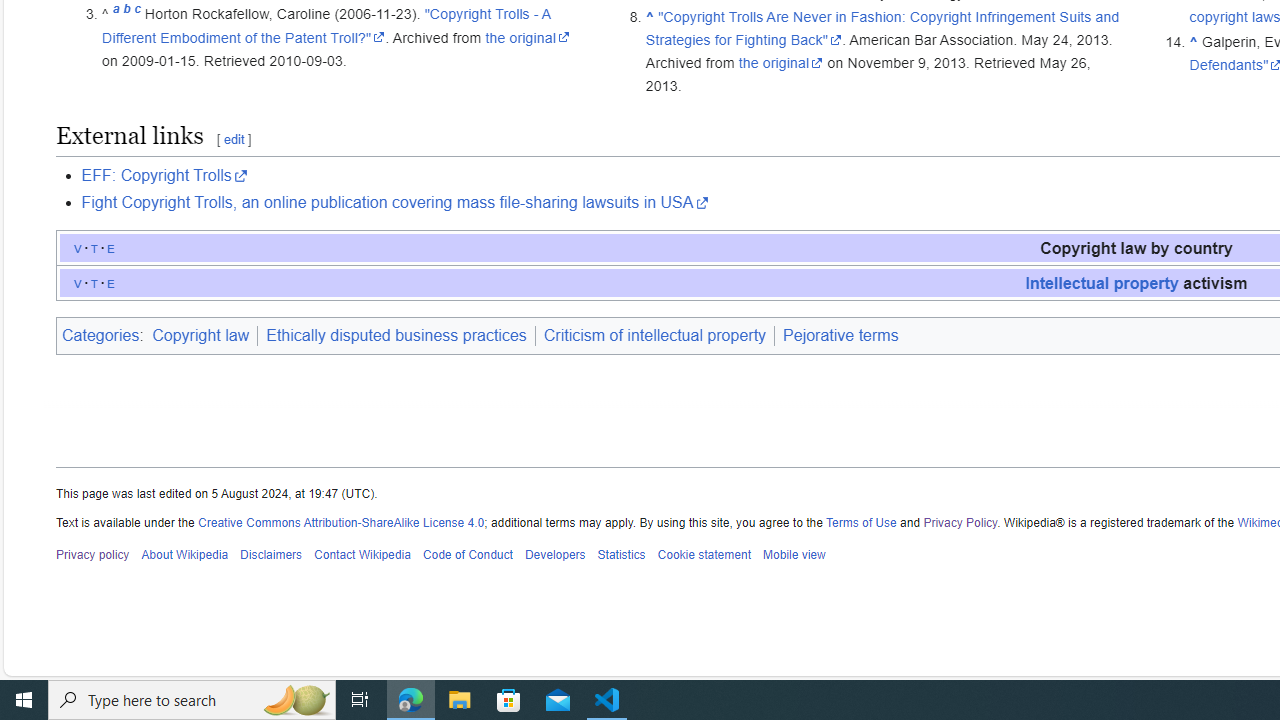 This screenshot has width=1280, height=720. Describe the element at coordinates (396, 335) in the screenshot. I see `'Ethically disputed business practices'` at that location.